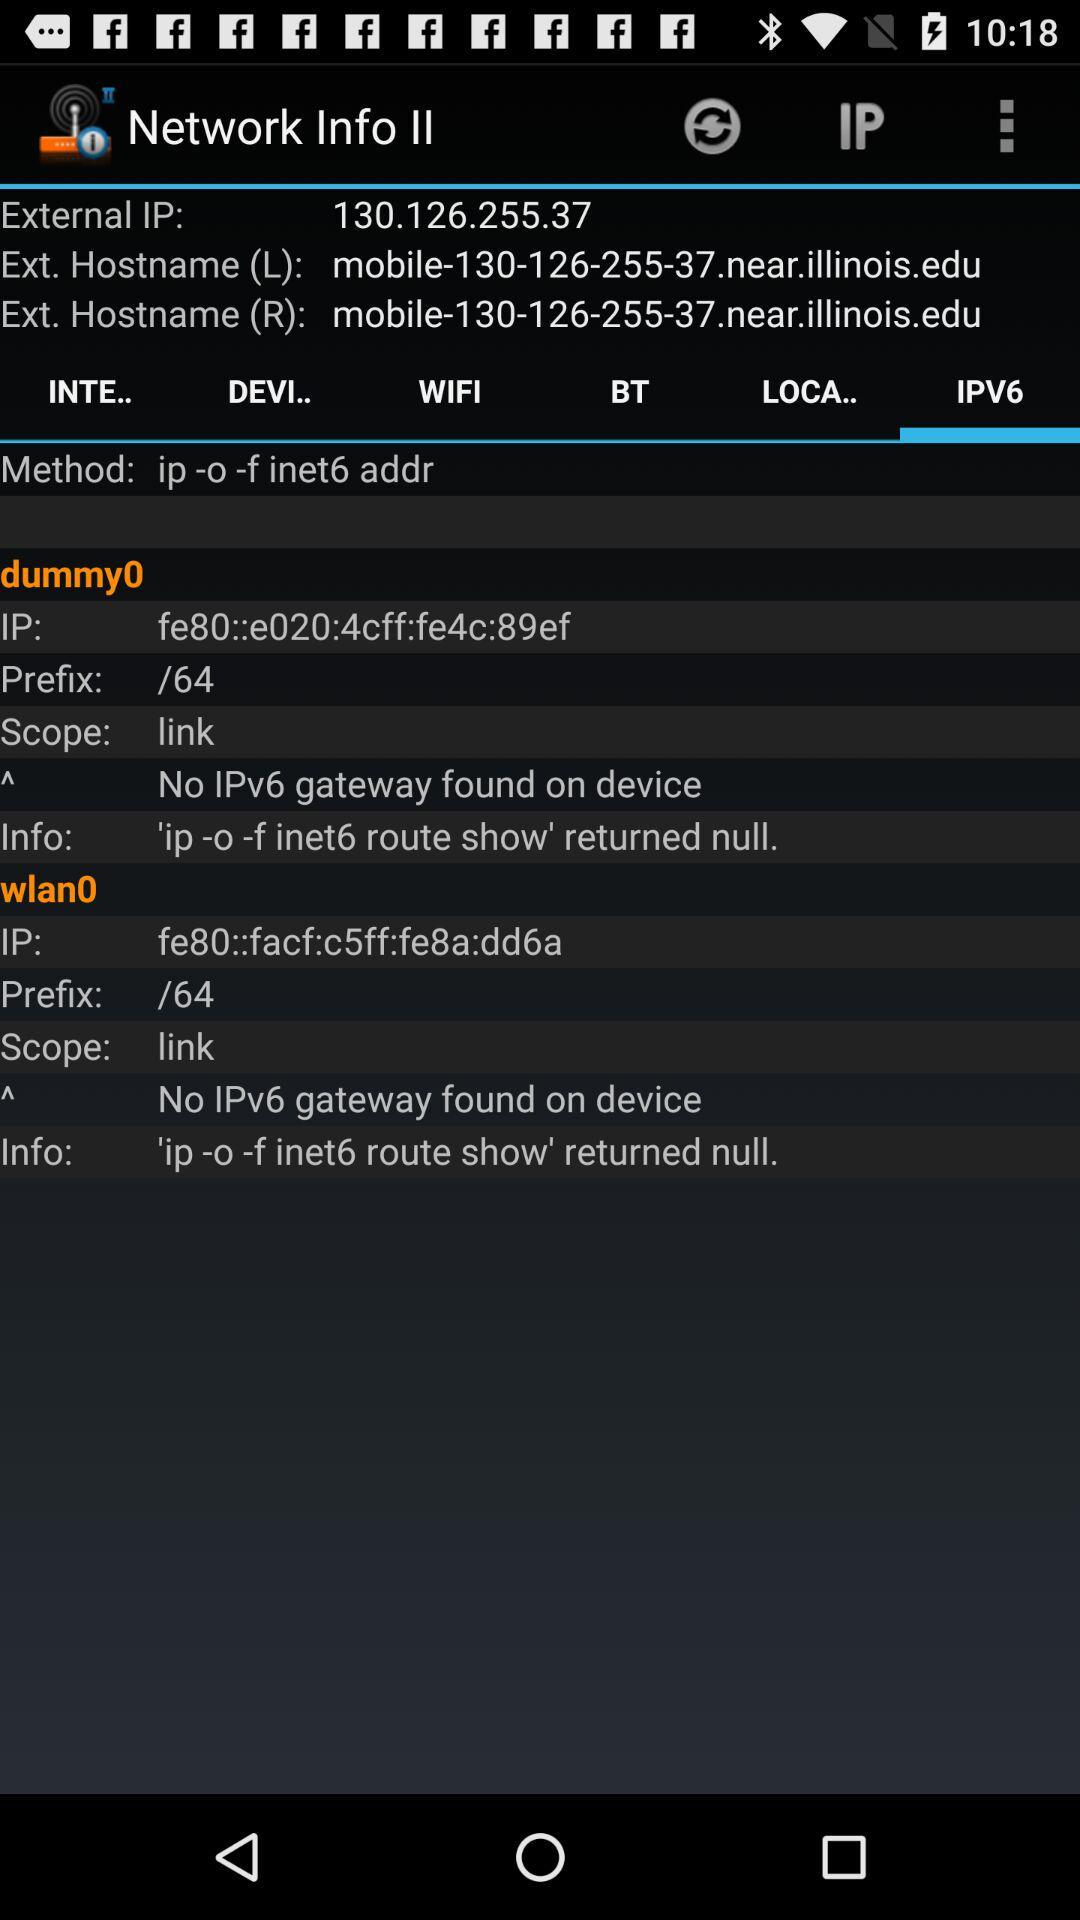  What do you see at coordinates (810, 390) in the screenshot?
I see `the location item` at bounding box center [810, 390].